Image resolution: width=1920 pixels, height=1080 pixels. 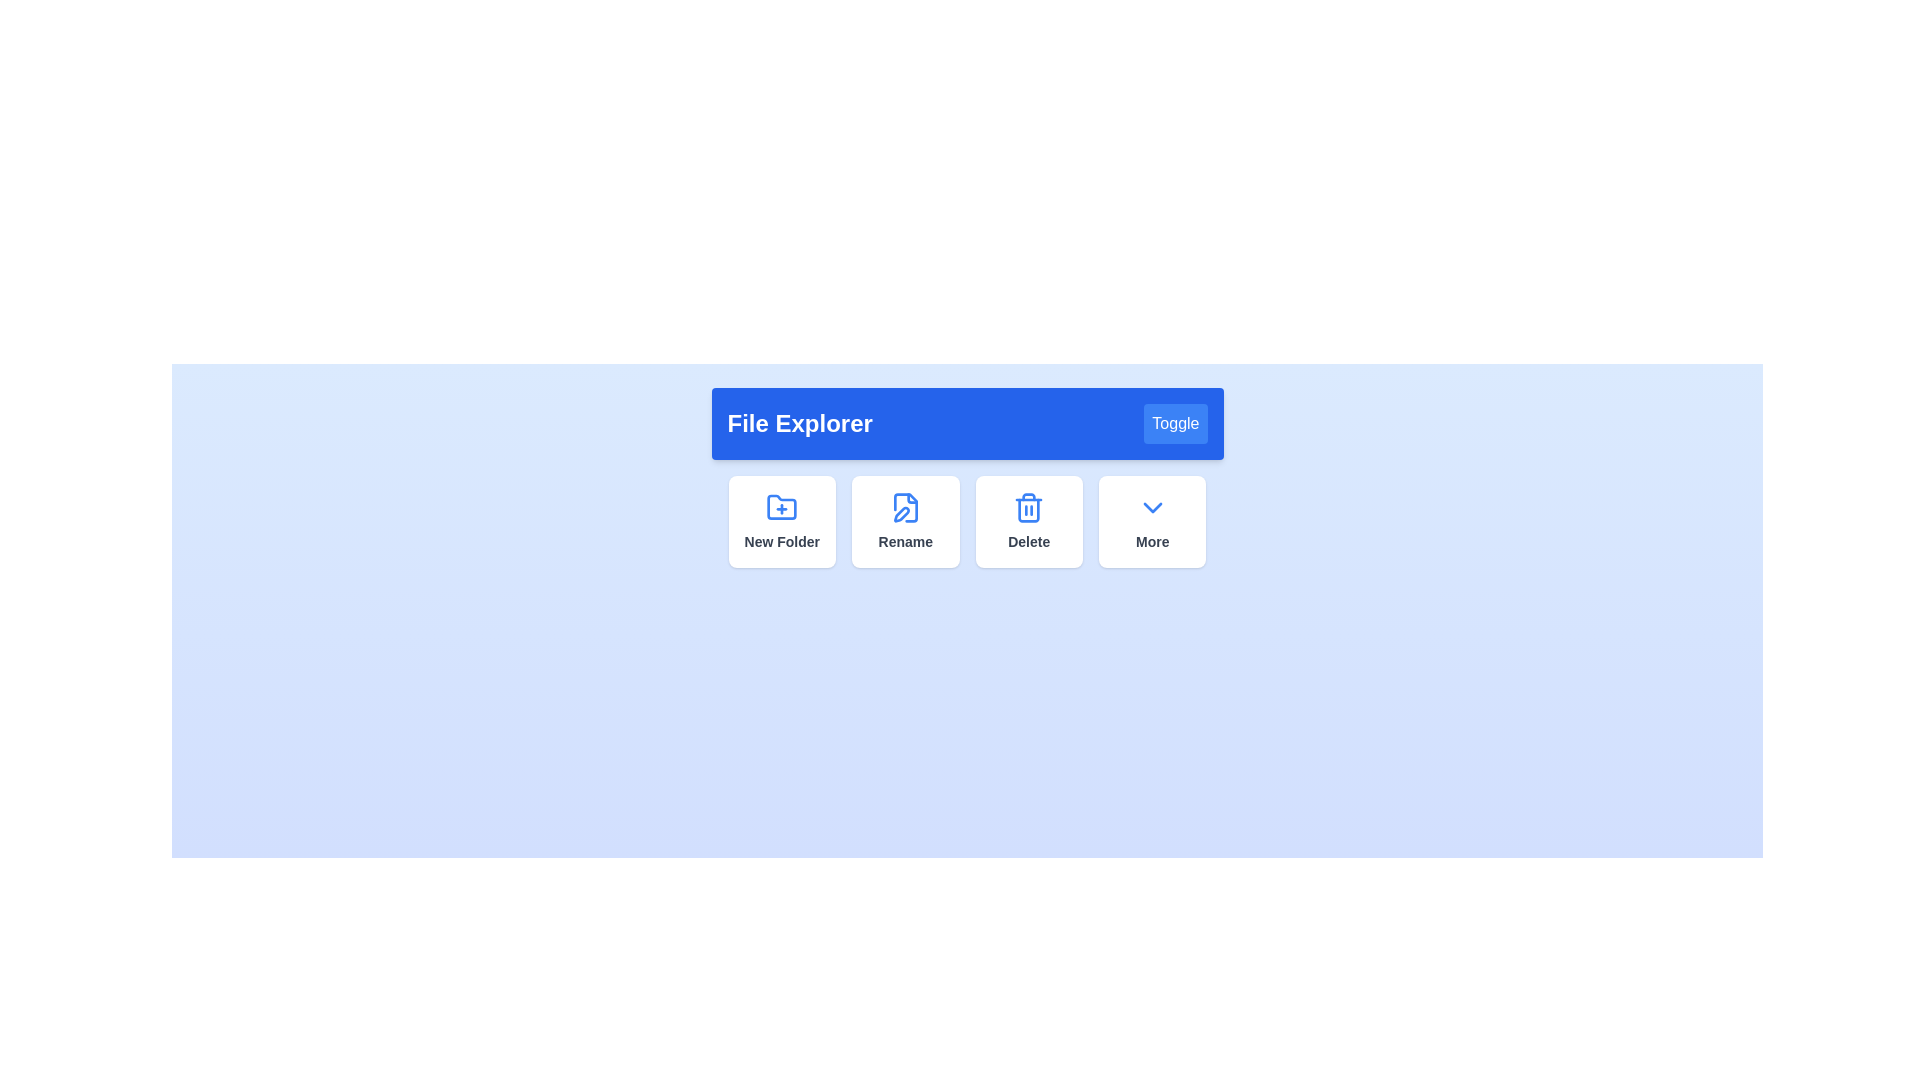 I want to click on the 'More' button to expand its options, so click(x=1152, y=520).